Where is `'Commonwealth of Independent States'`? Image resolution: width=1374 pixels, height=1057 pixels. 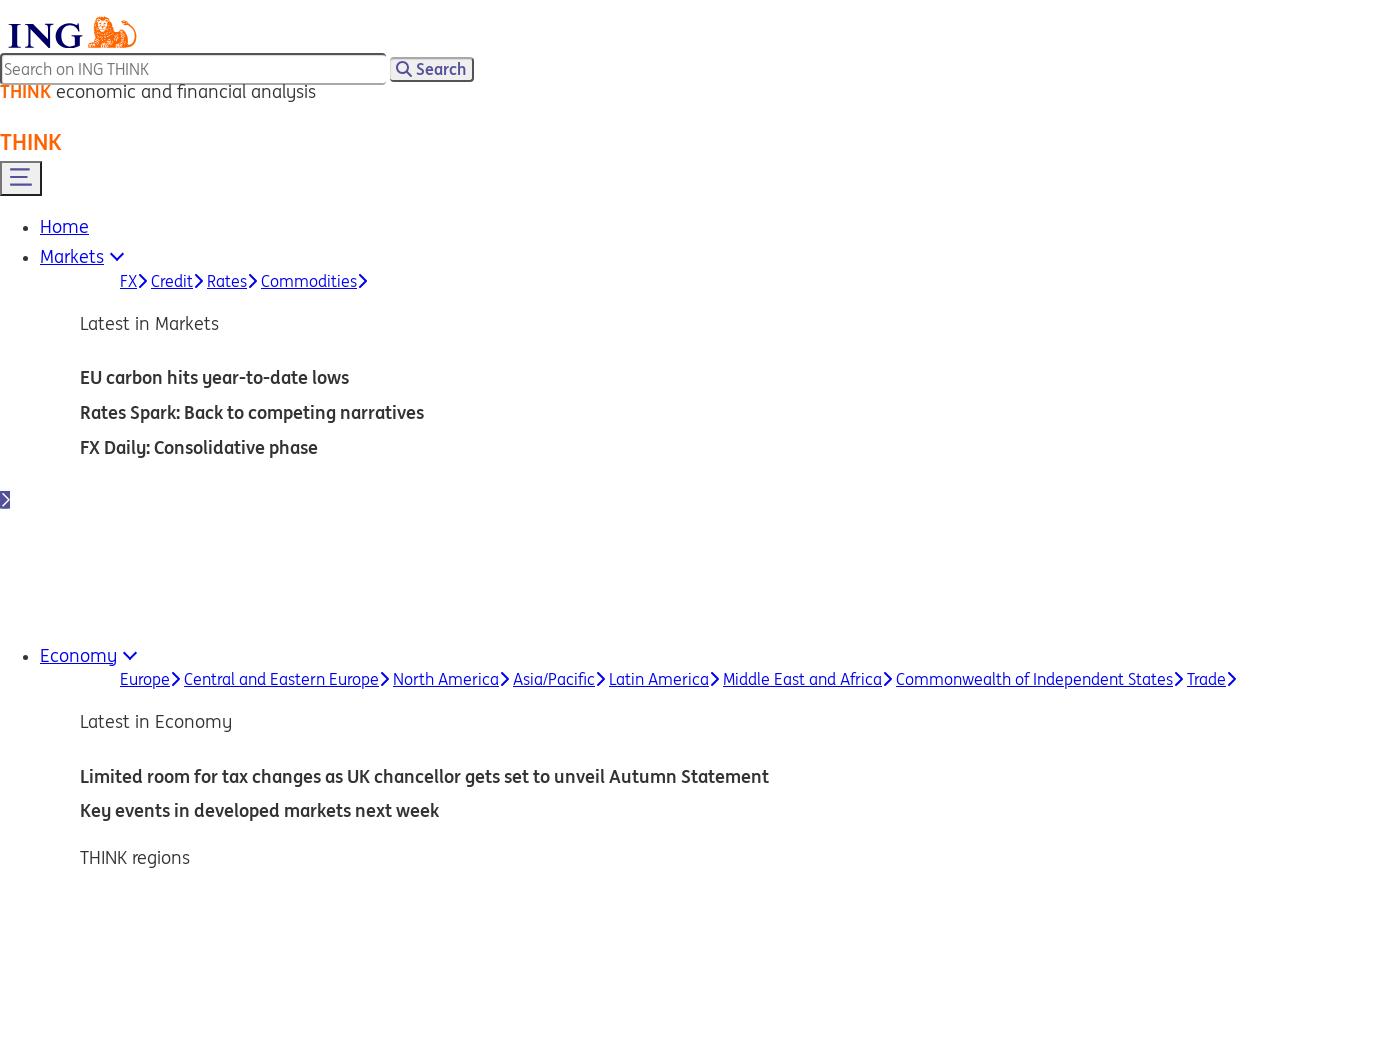 'Commonwealth of Independent States' is located at coordinates (1034, 679).